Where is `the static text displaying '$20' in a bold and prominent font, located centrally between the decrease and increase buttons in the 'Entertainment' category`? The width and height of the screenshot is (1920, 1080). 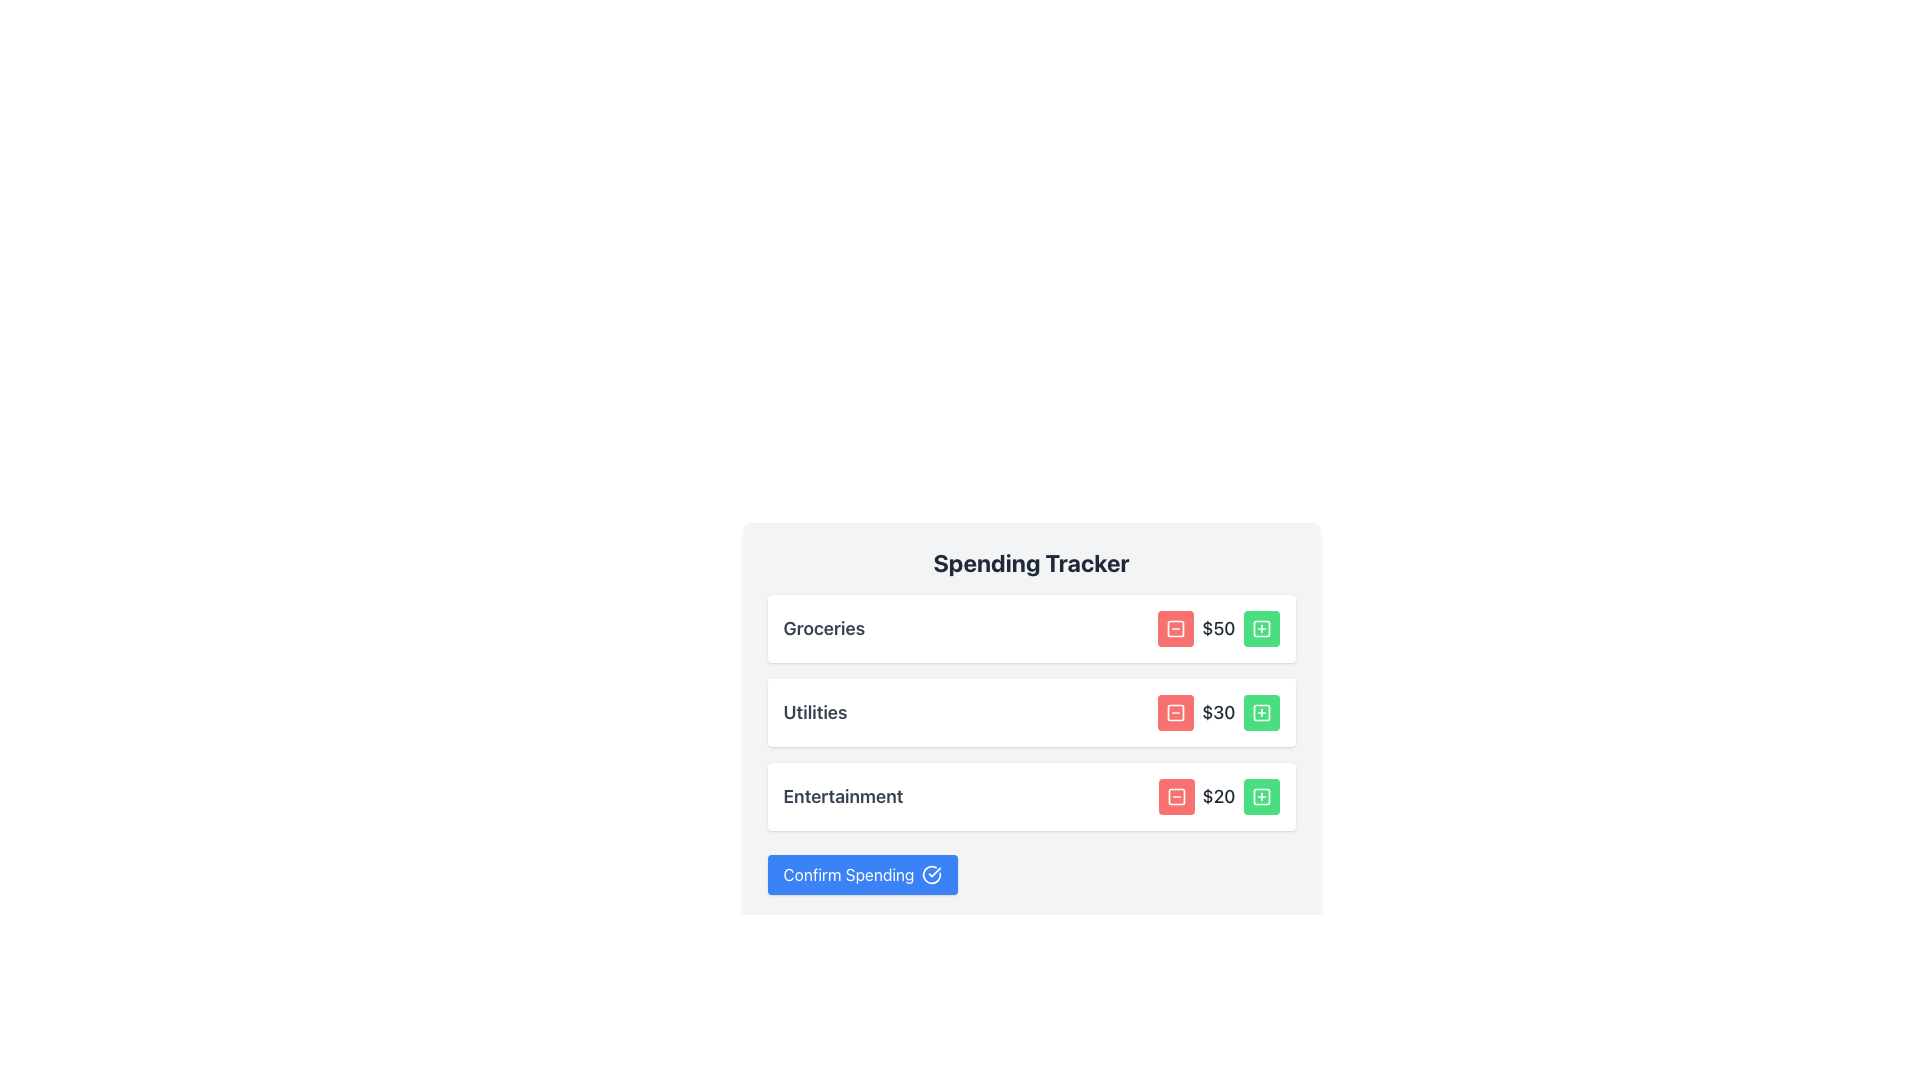
the static text displaying '$20' in a bold and prominent font, located centrally between the decrease and increase buttons in the 'Entertainment' category is located at coordinates (1218, 796).